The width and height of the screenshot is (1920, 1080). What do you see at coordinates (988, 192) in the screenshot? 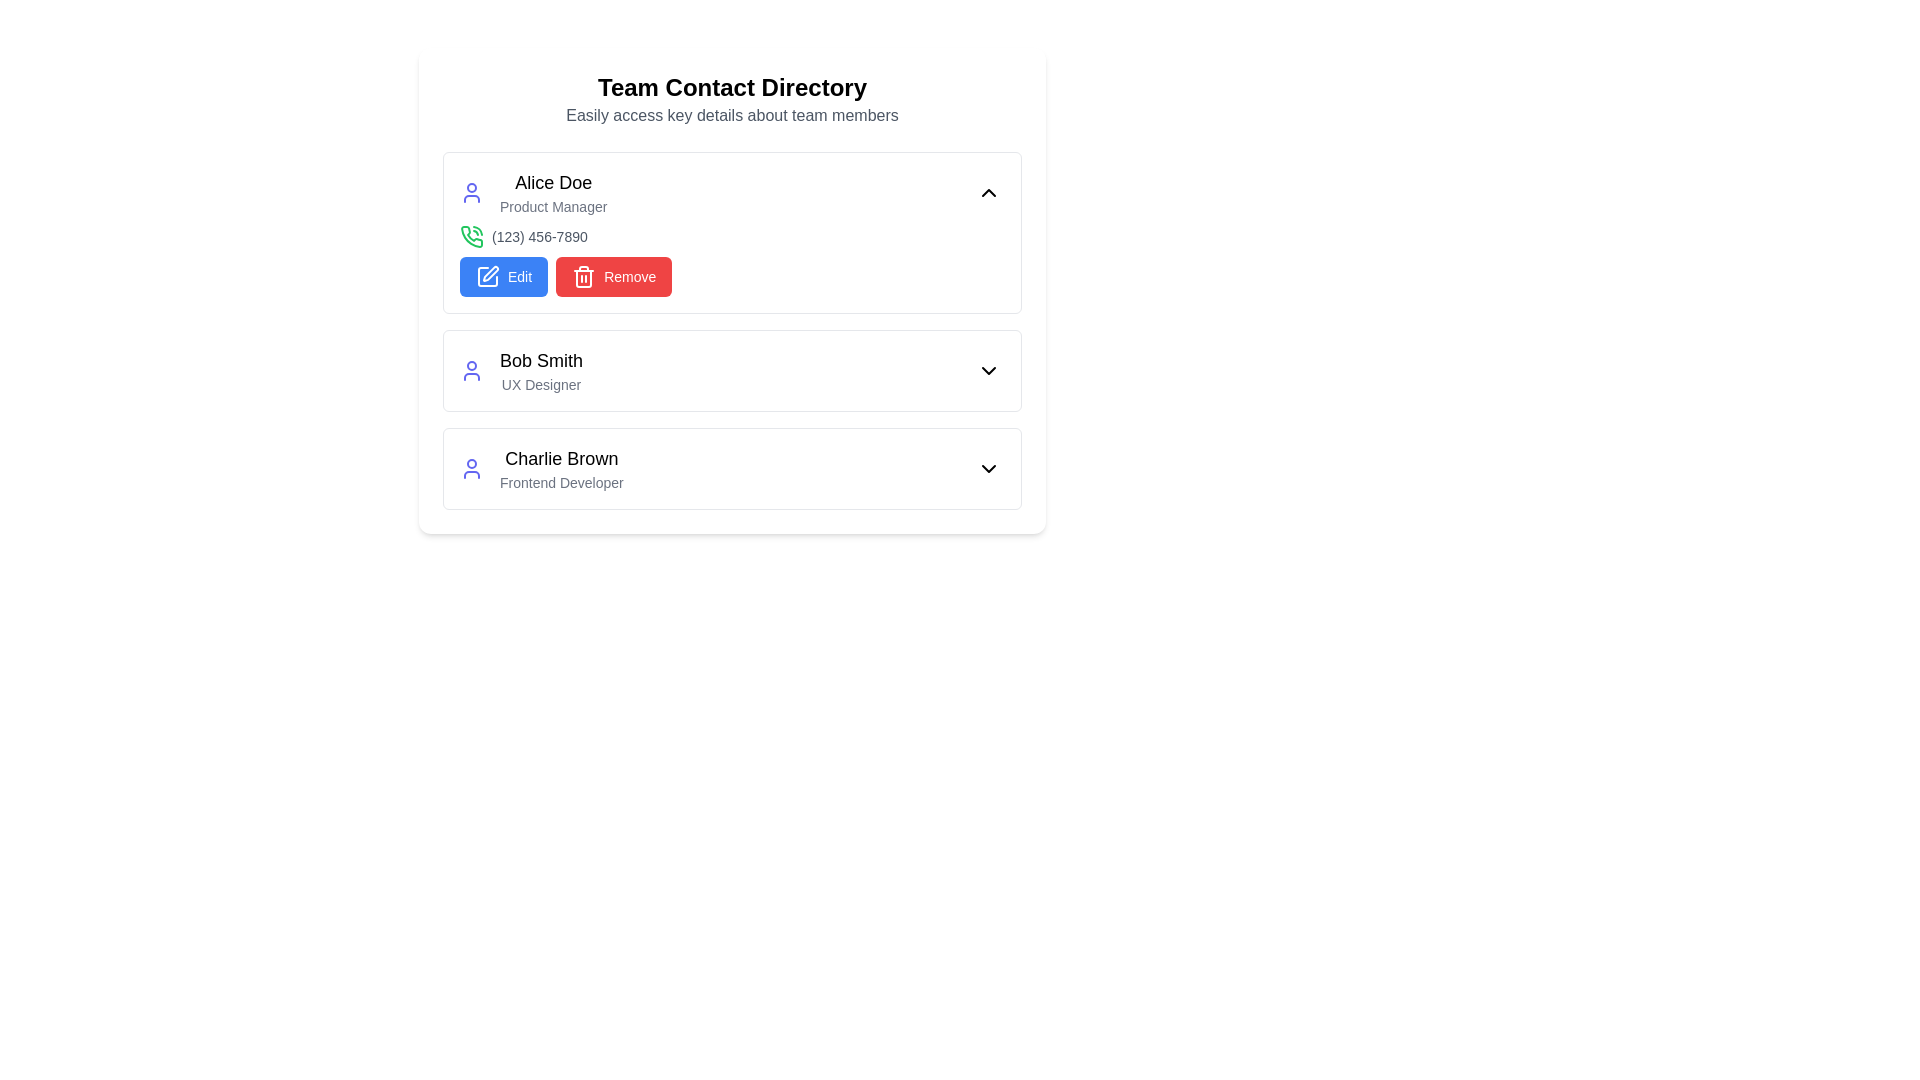
I see `the chevron-up icon located at the far right inside the card titled 'Alice Doe', to the right of 'Product Manager' text, to observe the hover effects` at bounding box center [988, 192].